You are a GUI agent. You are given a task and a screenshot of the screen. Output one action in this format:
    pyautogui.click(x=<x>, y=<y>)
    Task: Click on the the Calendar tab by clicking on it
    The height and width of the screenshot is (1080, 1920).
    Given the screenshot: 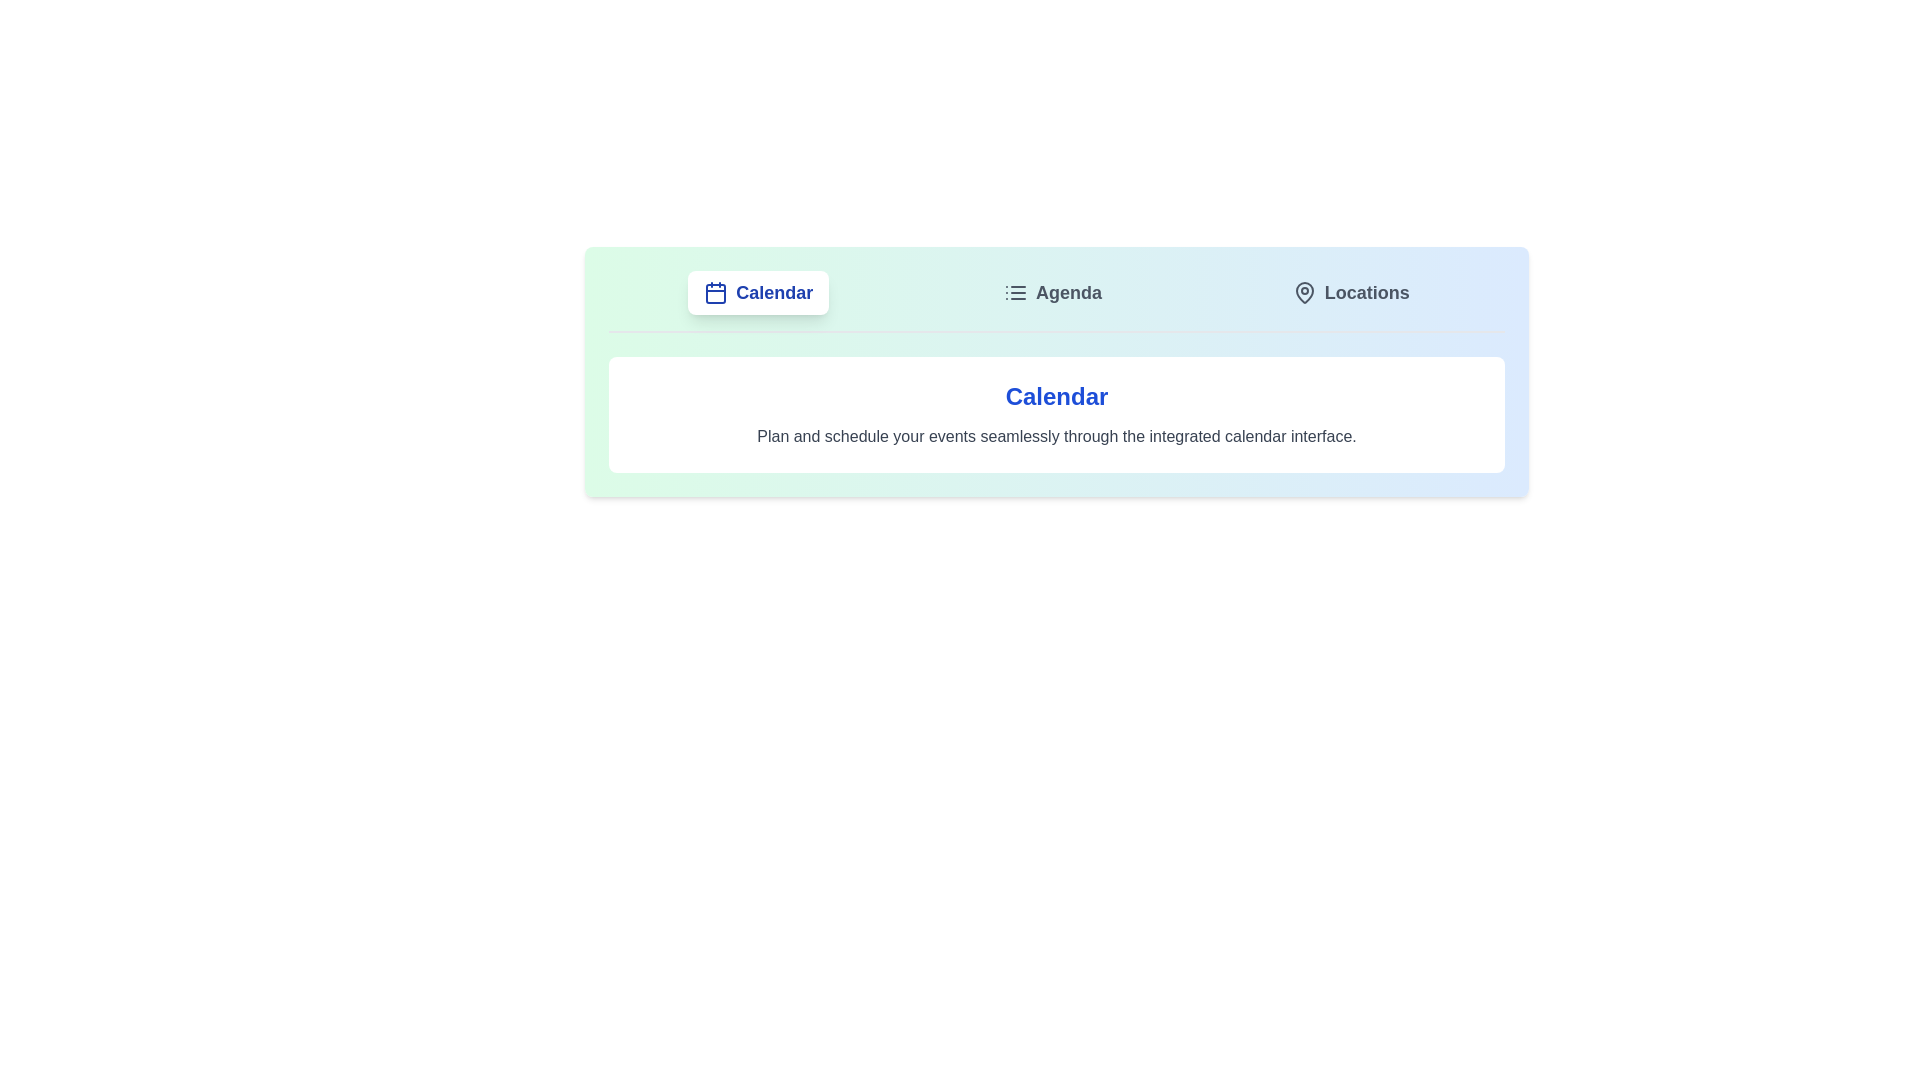 What is the action you would take?
    pyautogui.click(x=757, y=293)
    